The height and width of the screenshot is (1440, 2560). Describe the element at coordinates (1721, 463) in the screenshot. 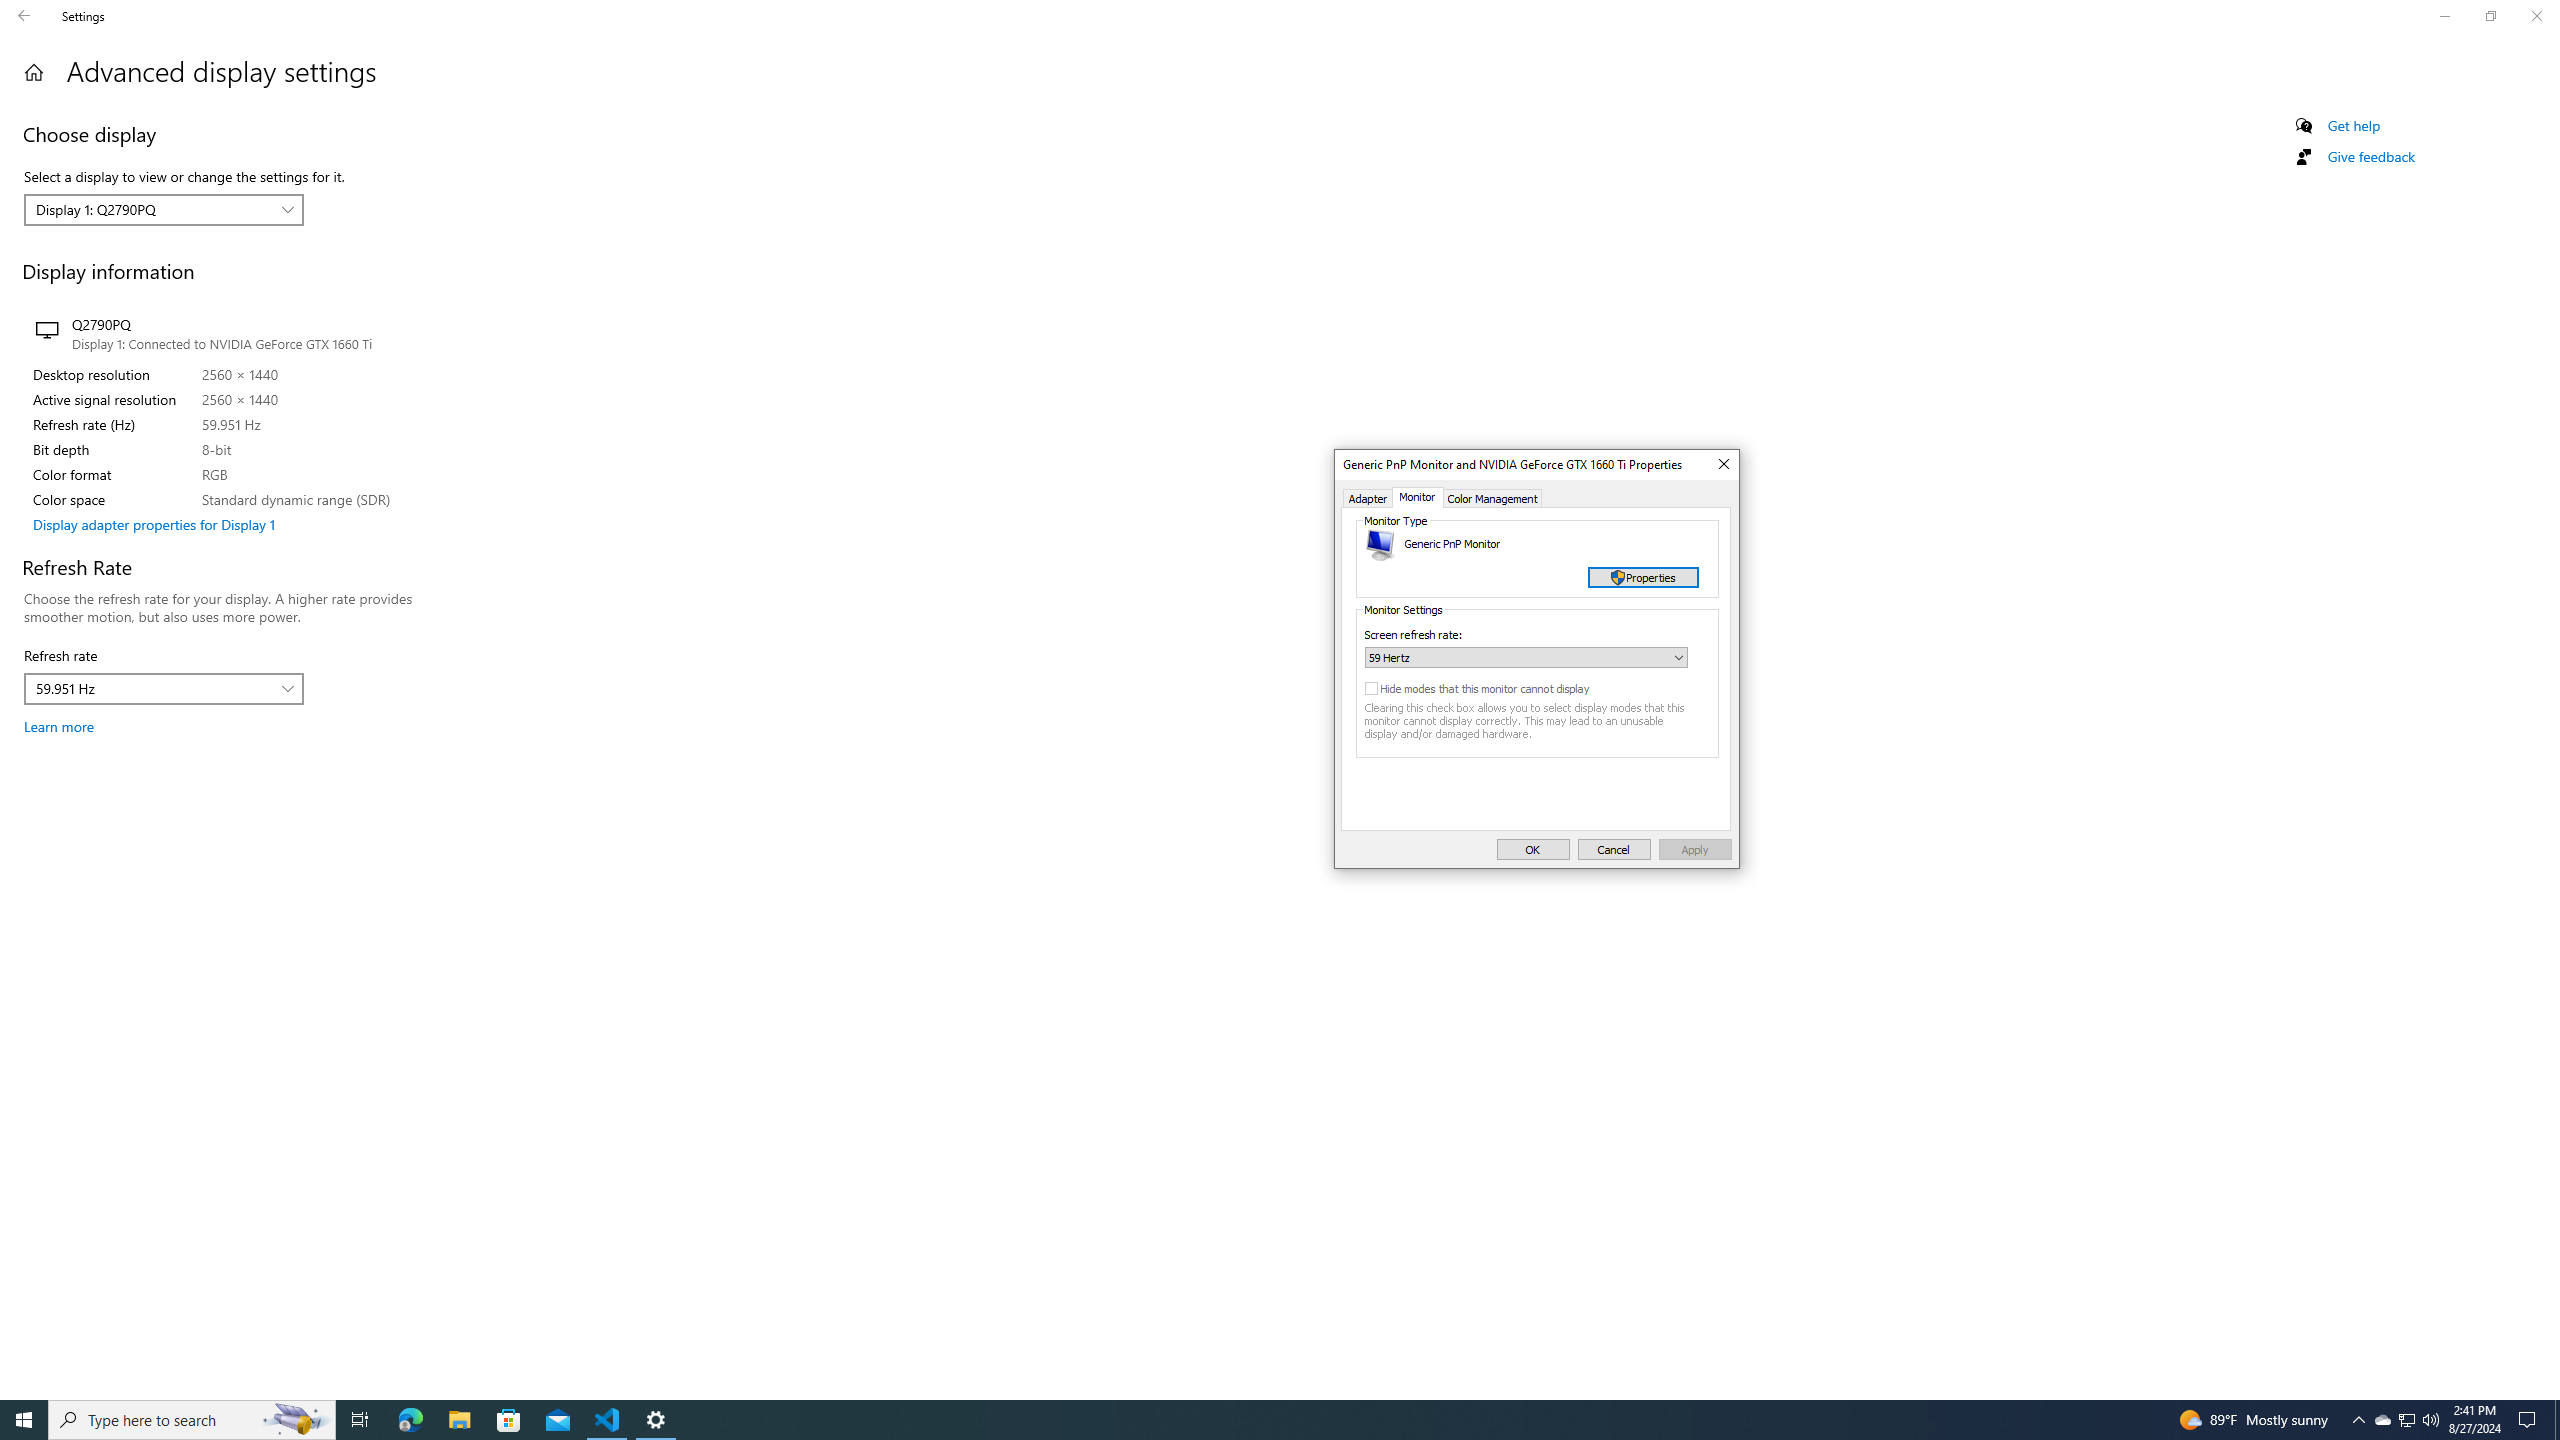

I see `'Close'` at that location.